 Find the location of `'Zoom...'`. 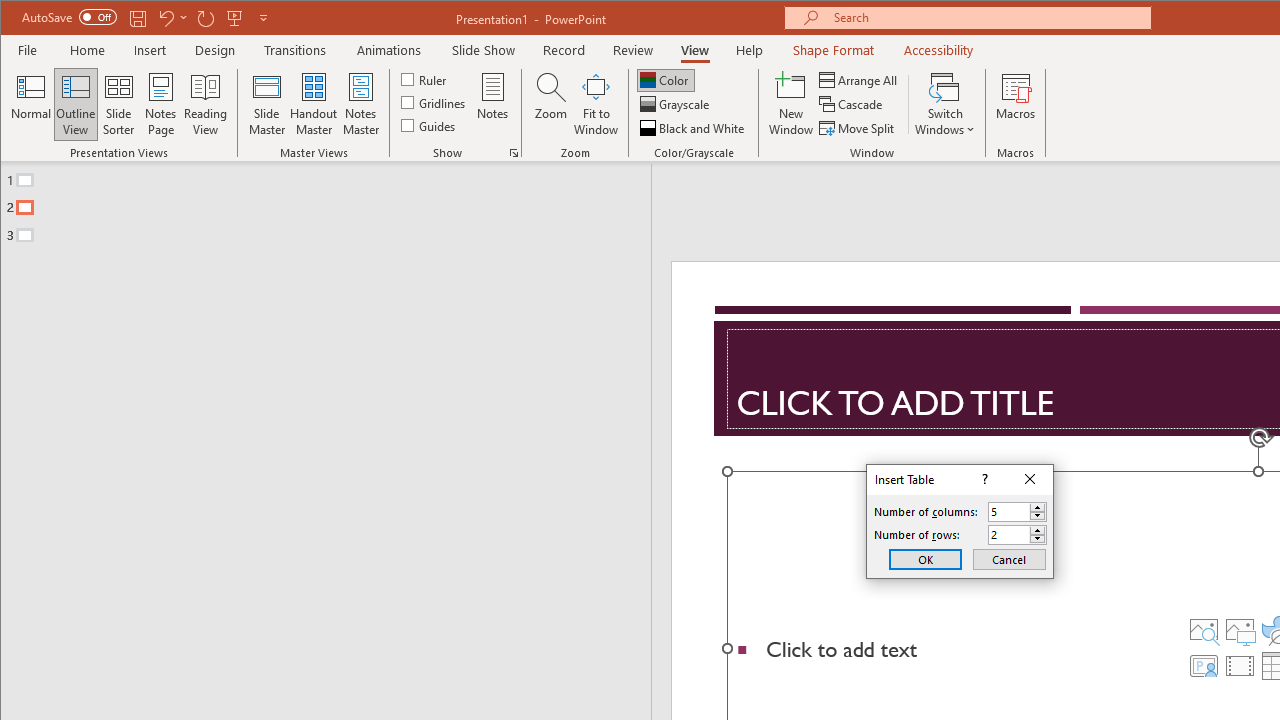

'Zoom...' is located at coordinates (551, 104).